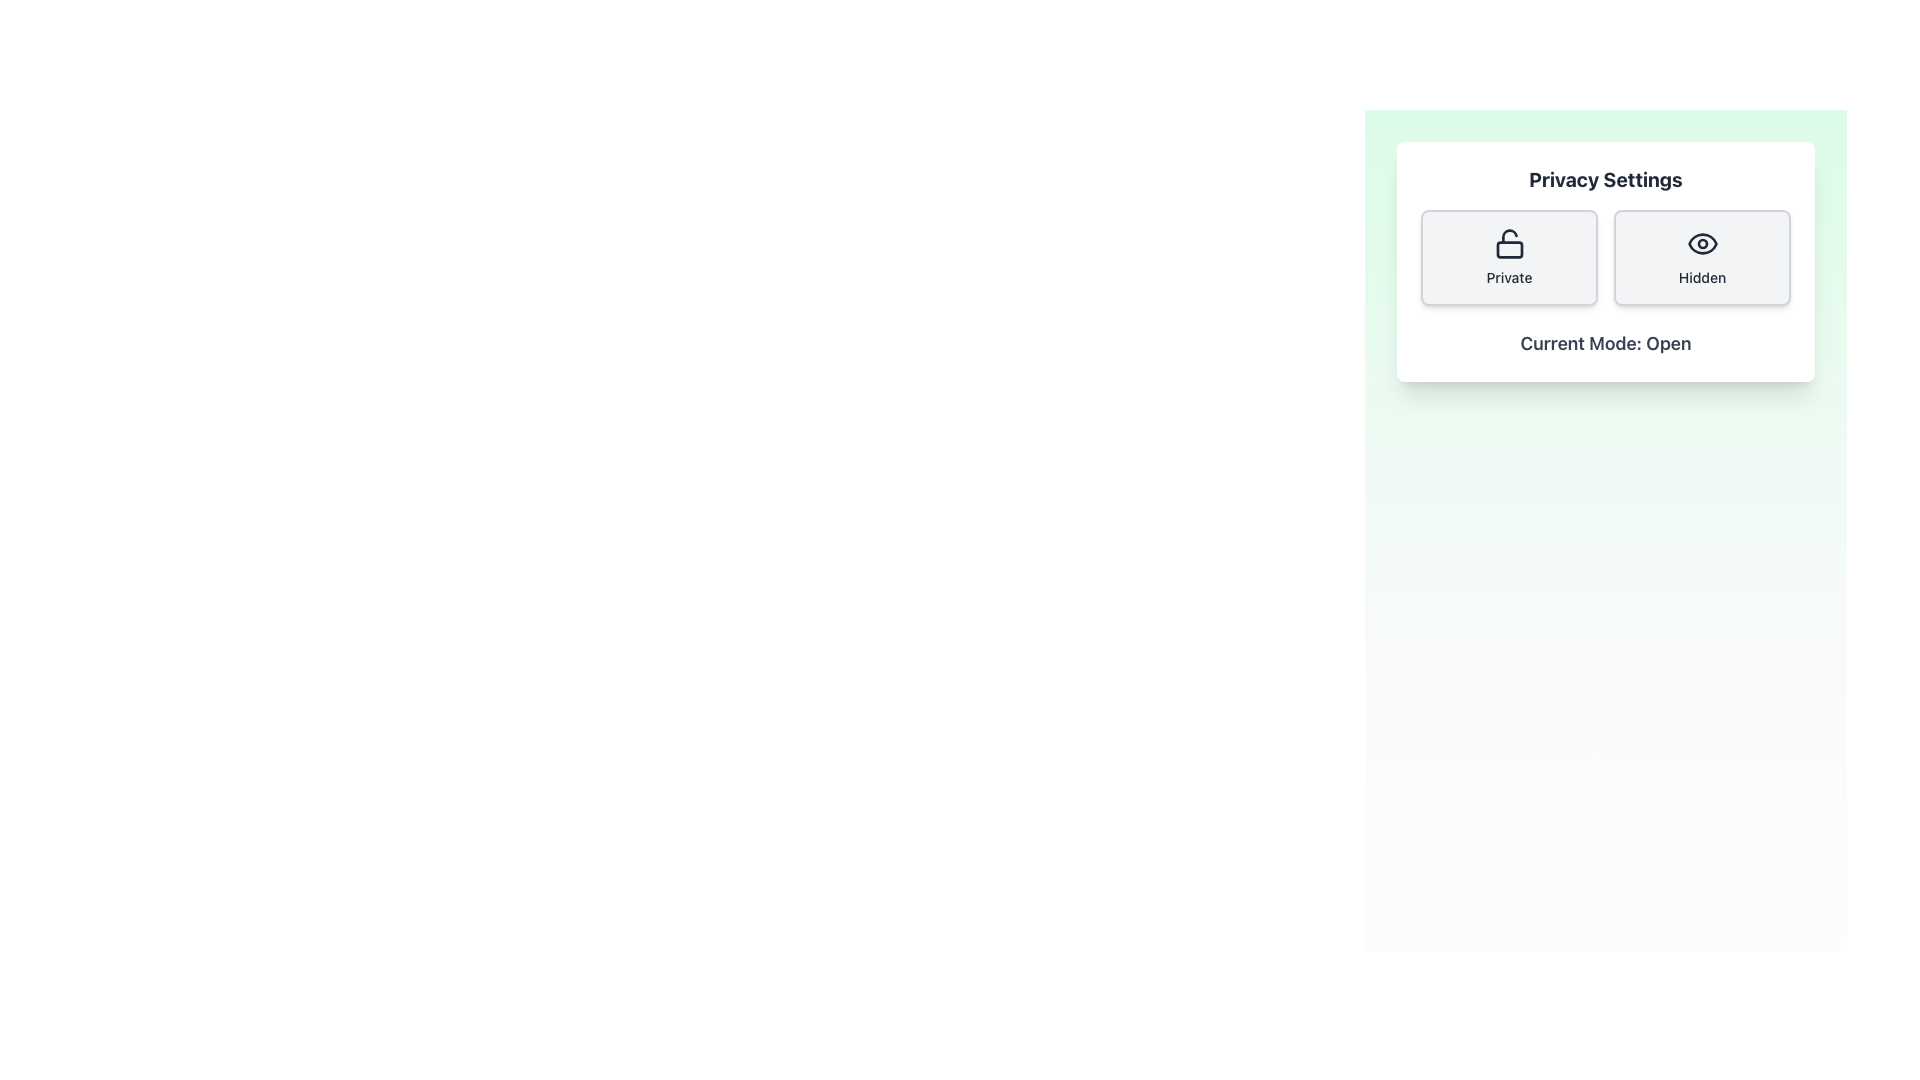 This screenshot has width=1920, height=1080. I want to click on the 'Privacy Settings' text label, which is a bold, extra-large font element located at the top-center of a rectangular white card, so click(1606, 180).